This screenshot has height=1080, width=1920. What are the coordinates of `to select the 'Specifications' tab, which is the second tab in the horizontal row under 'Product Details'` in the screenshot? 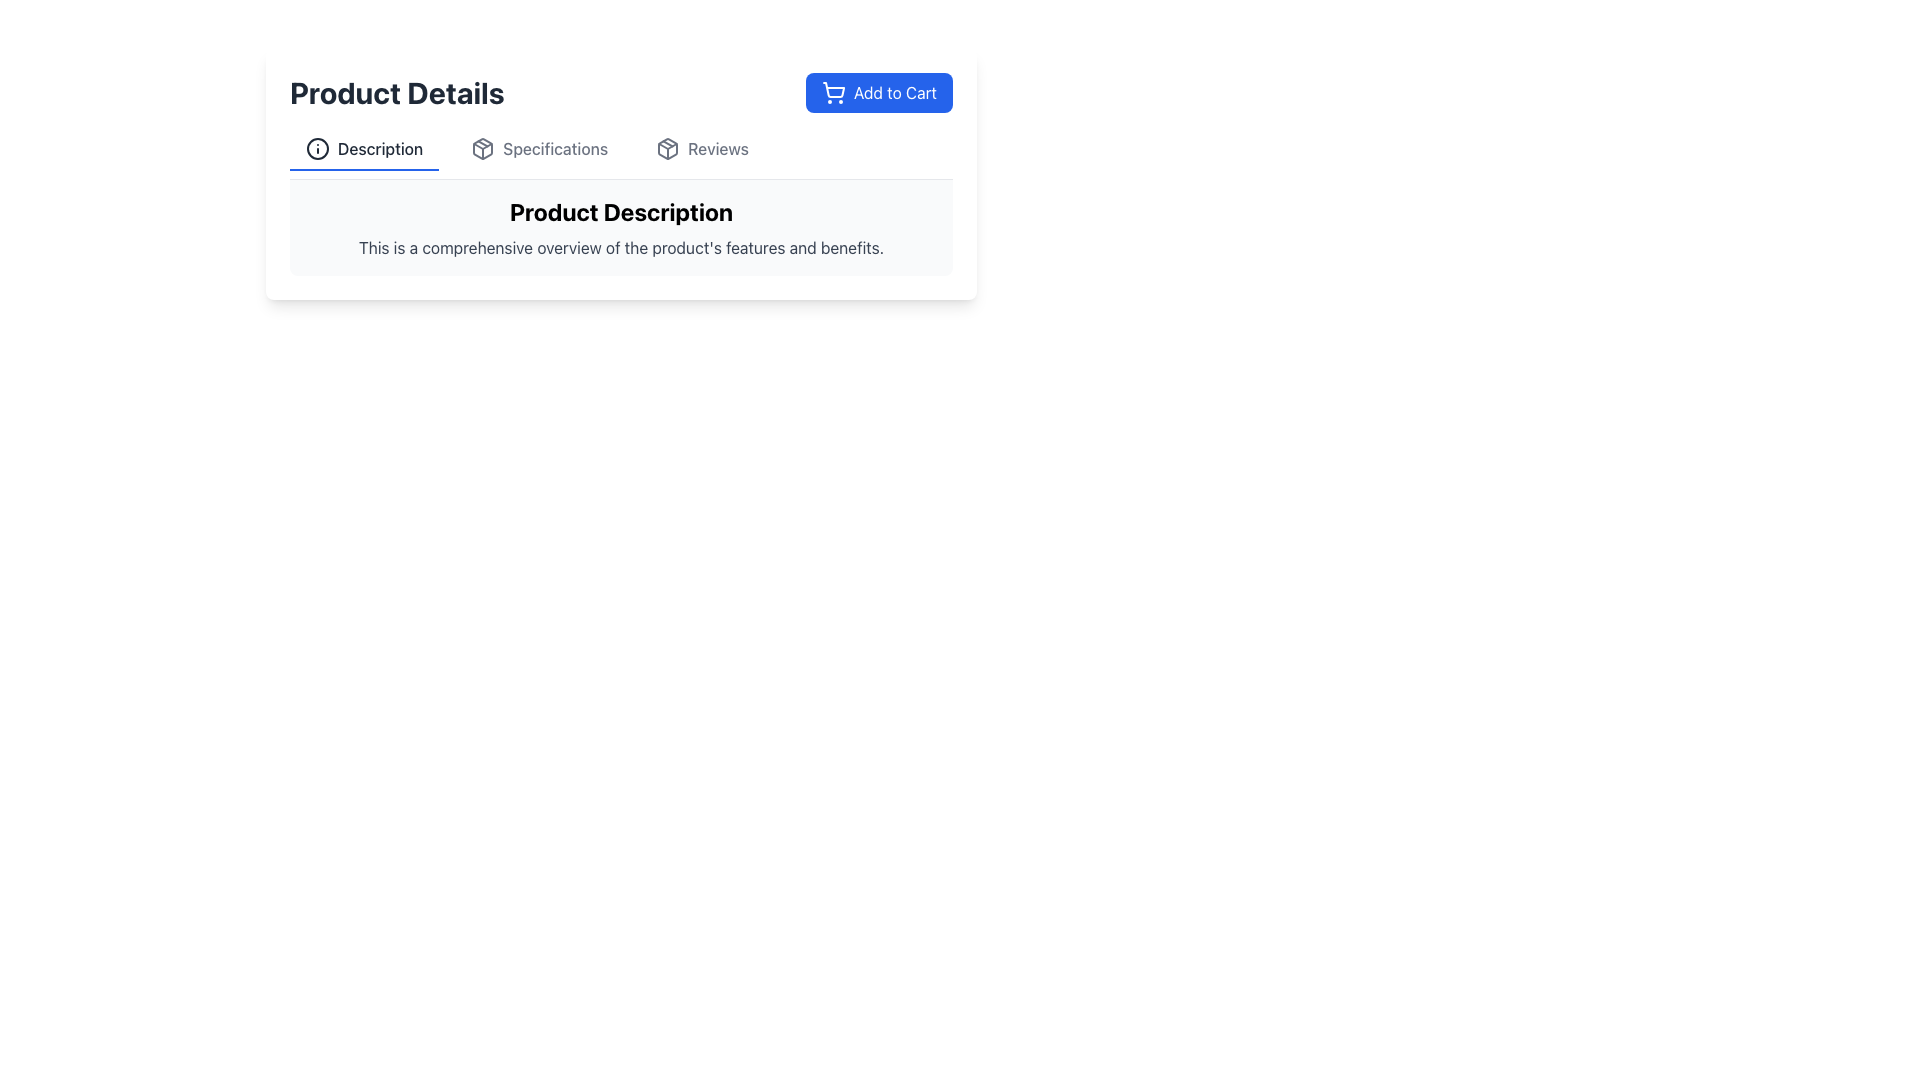 It's located at (539, 149).